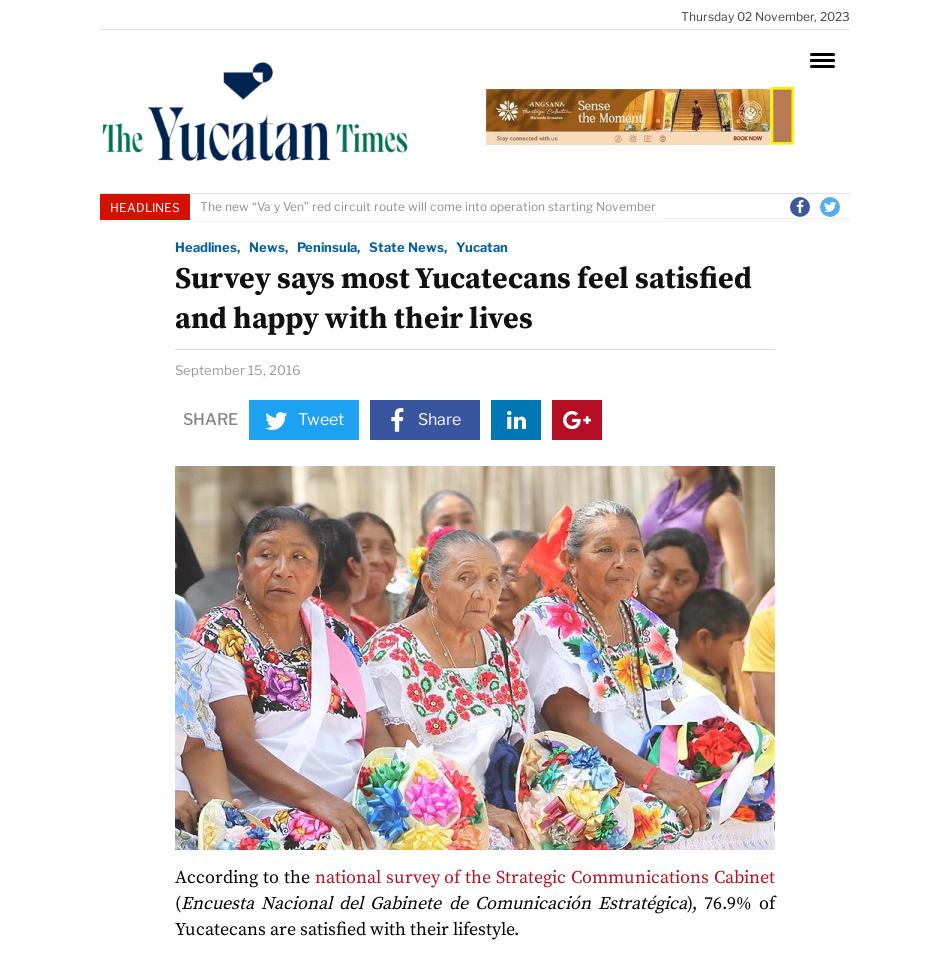 The width and height of the screenshot is (950, 967). Describe the element at coordinates (174, 903) in the screenshot. I see `'('` at that location.